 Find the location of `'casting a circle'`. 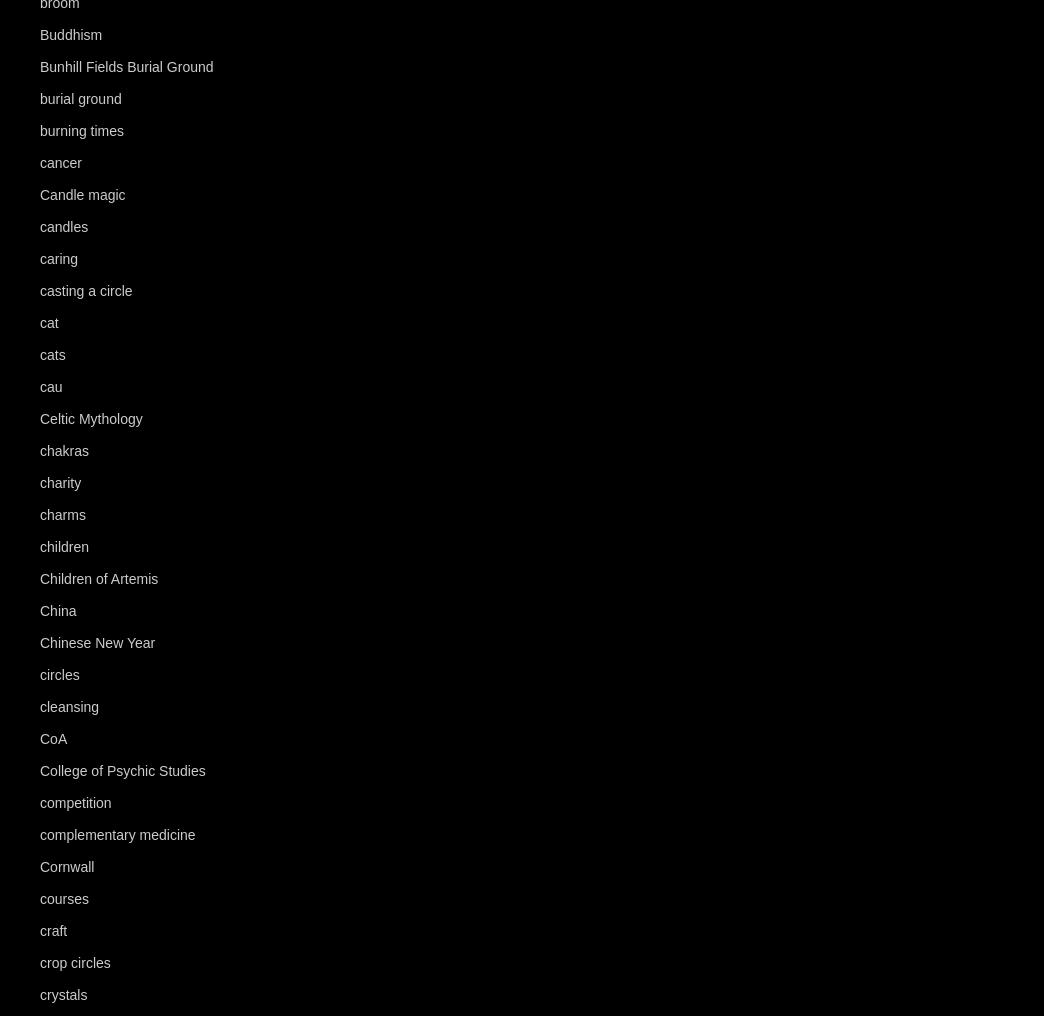

'casting a circle' is located at coordinates (38, 289).